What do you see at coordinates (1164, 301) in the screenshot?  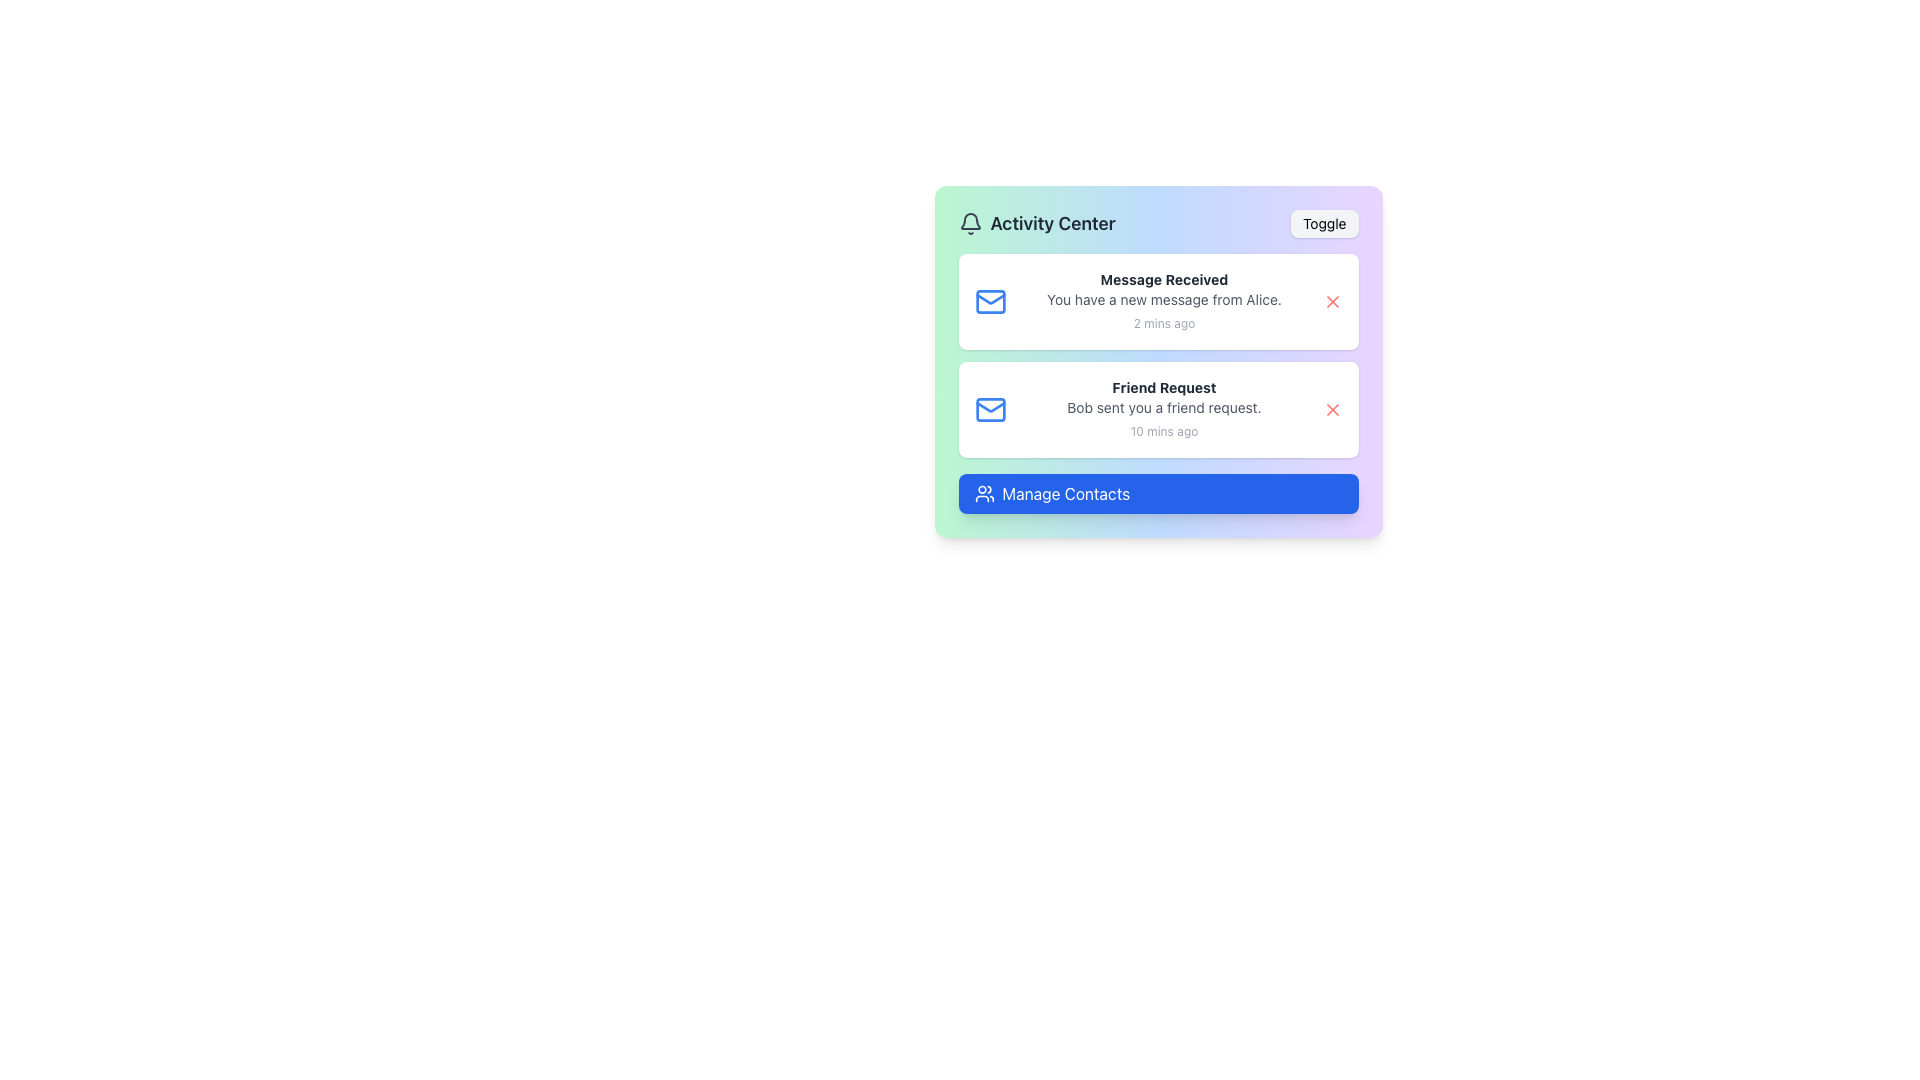 I see `the Notification Text Block that informs the user of a new message from Alice, which is located in the activity panel above the 'Friend Request' notification card` at bounding box center [1164, 301].